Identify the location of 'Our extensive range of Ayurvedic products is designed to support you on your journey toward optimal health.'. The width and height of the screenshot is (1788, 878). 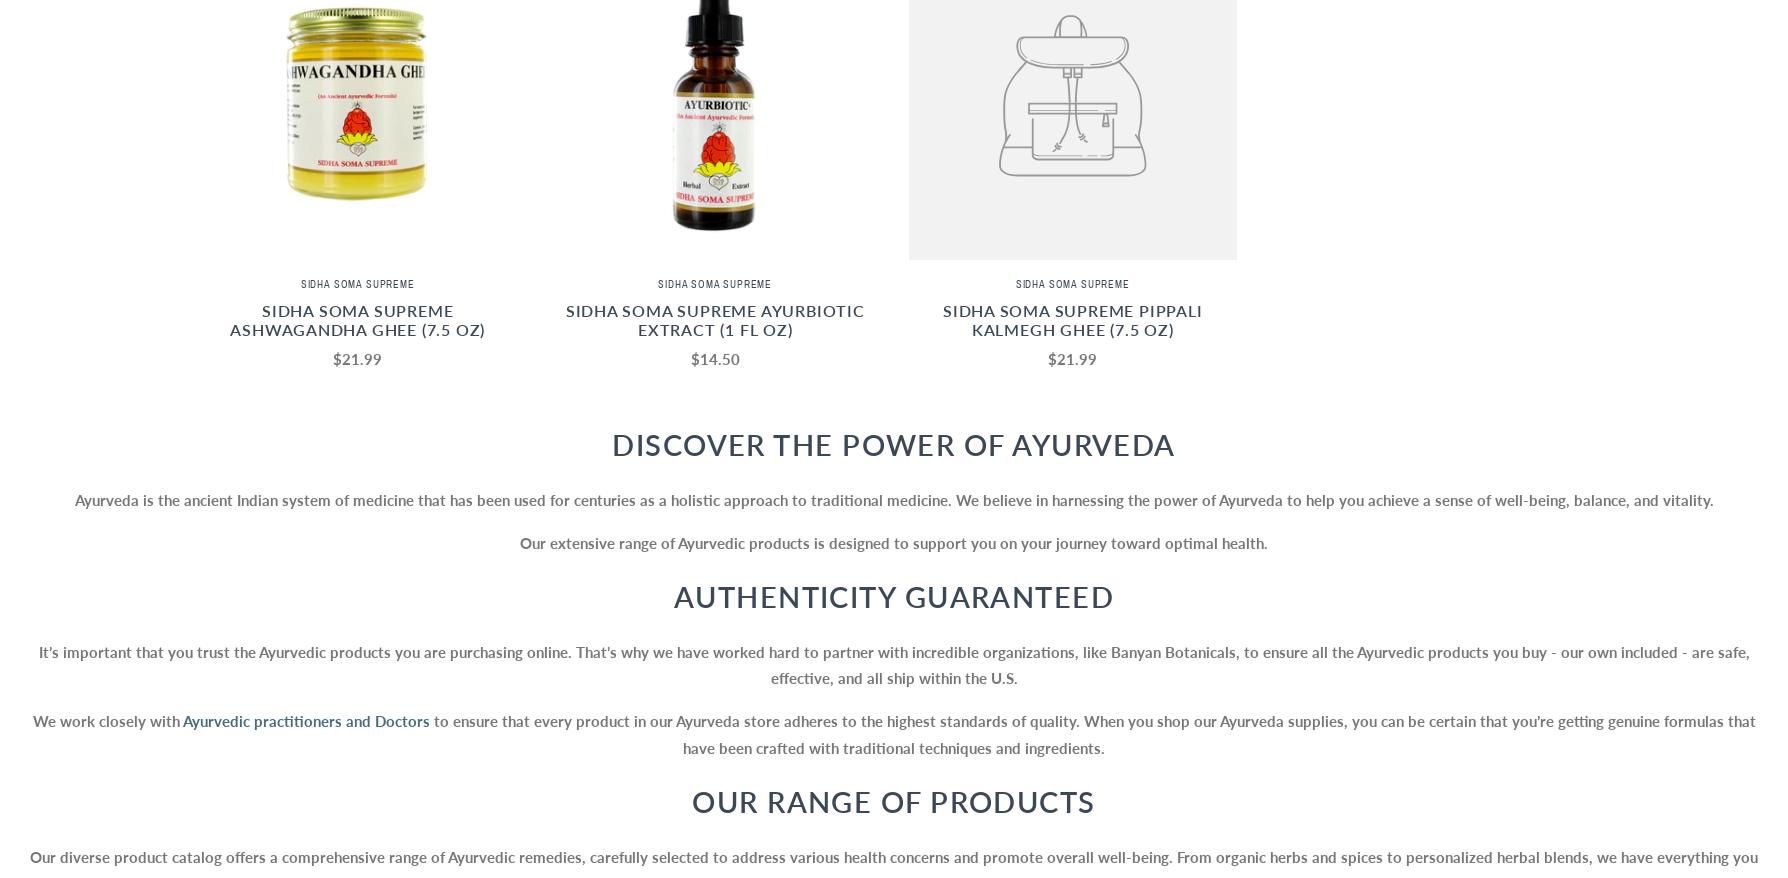
(519, 540).